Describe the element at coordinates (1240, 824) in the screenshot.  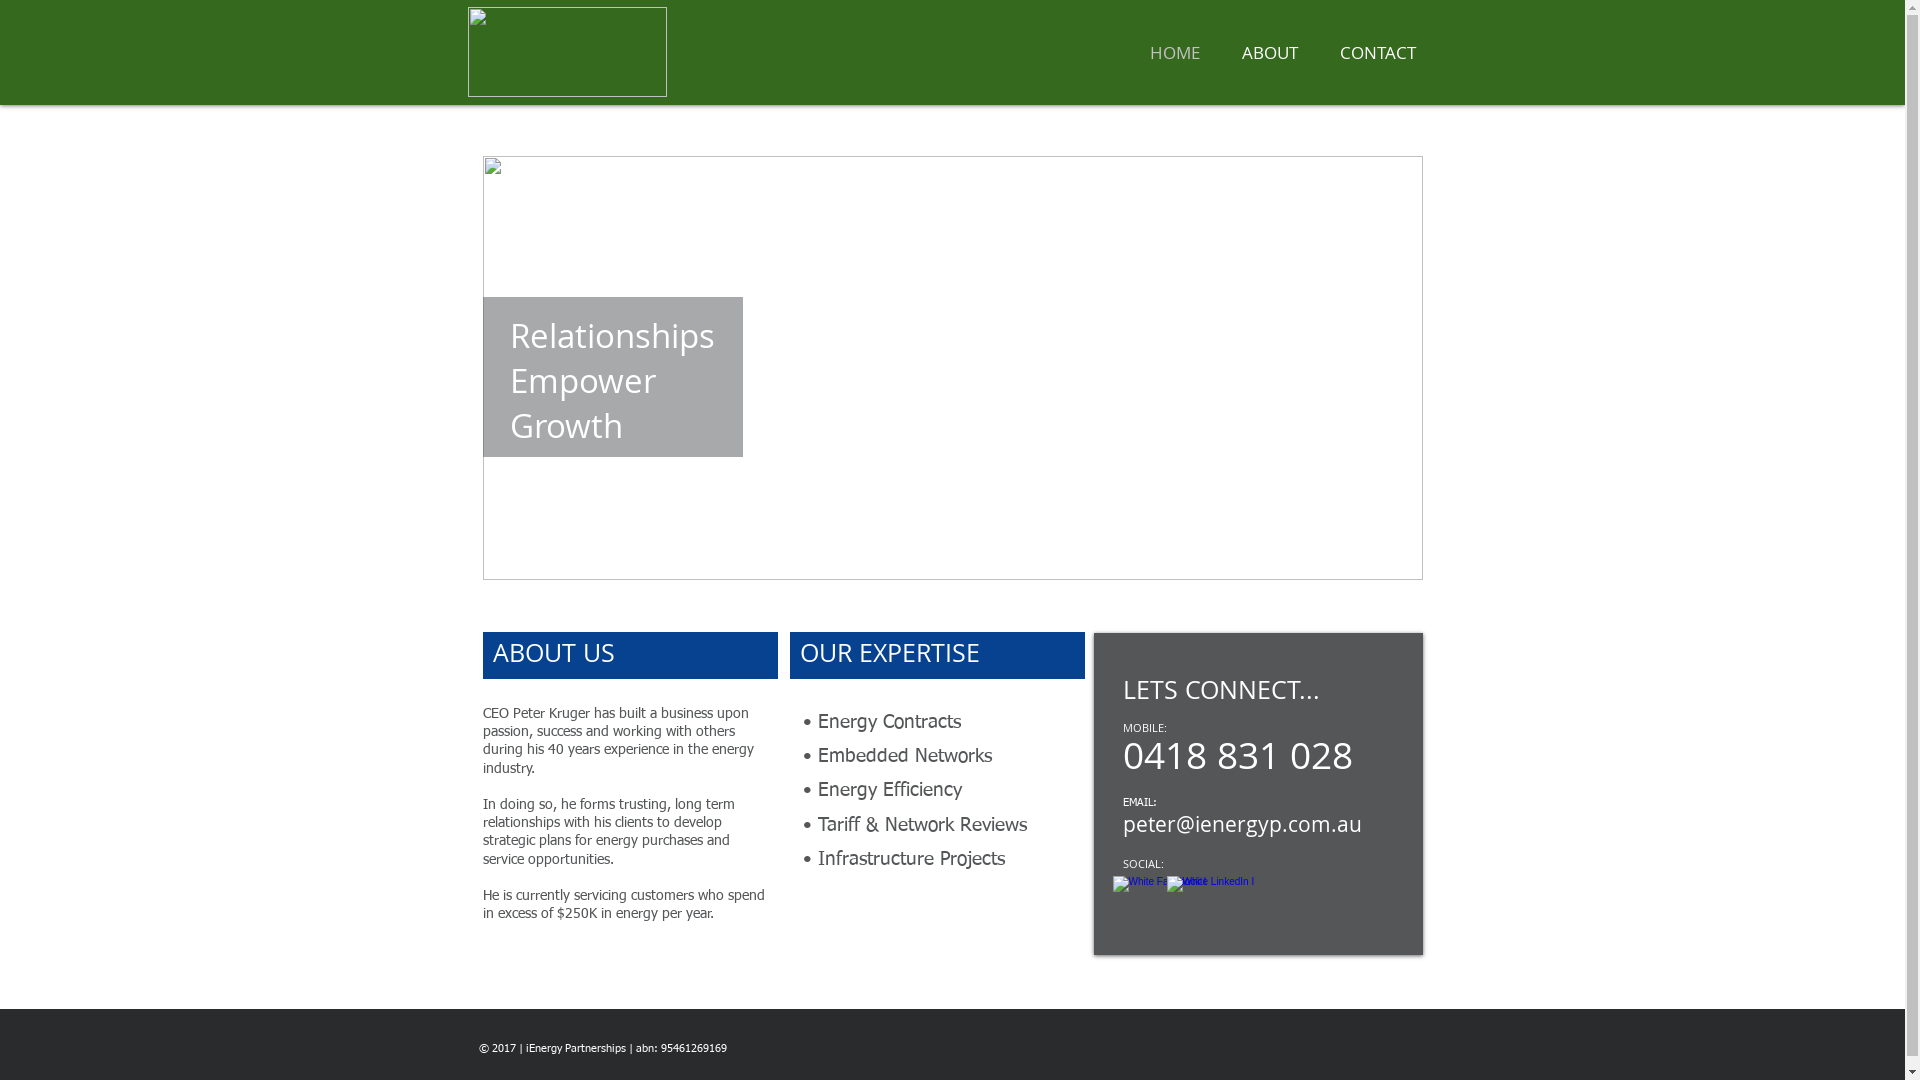
I see `'peter@ienergyp.com.au'` at that location.